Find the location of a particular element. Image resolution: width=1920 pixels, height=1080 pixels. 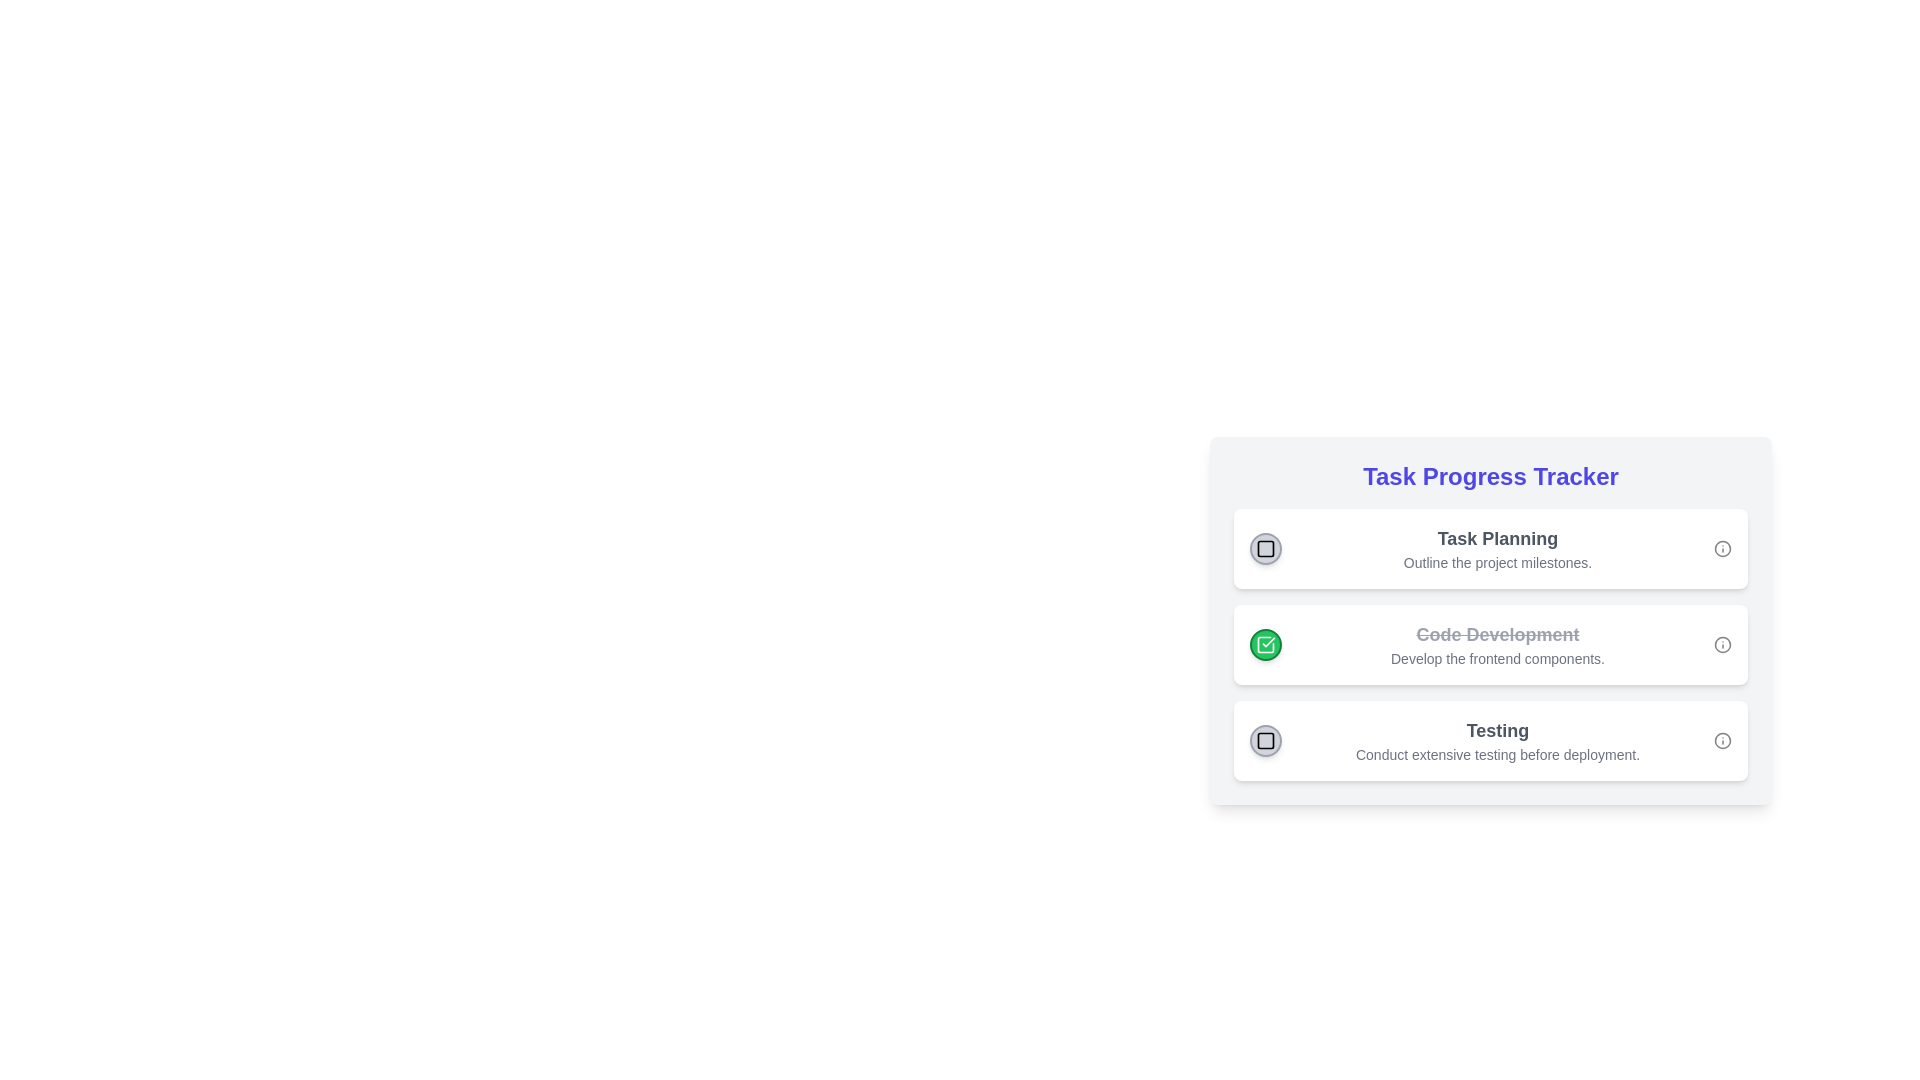

the small square icon with rounded corners located inside the circular button in the third row of the Task Progress Tracker interface, specifically in the 'Testing' section is located at coordinates (1265, 740).